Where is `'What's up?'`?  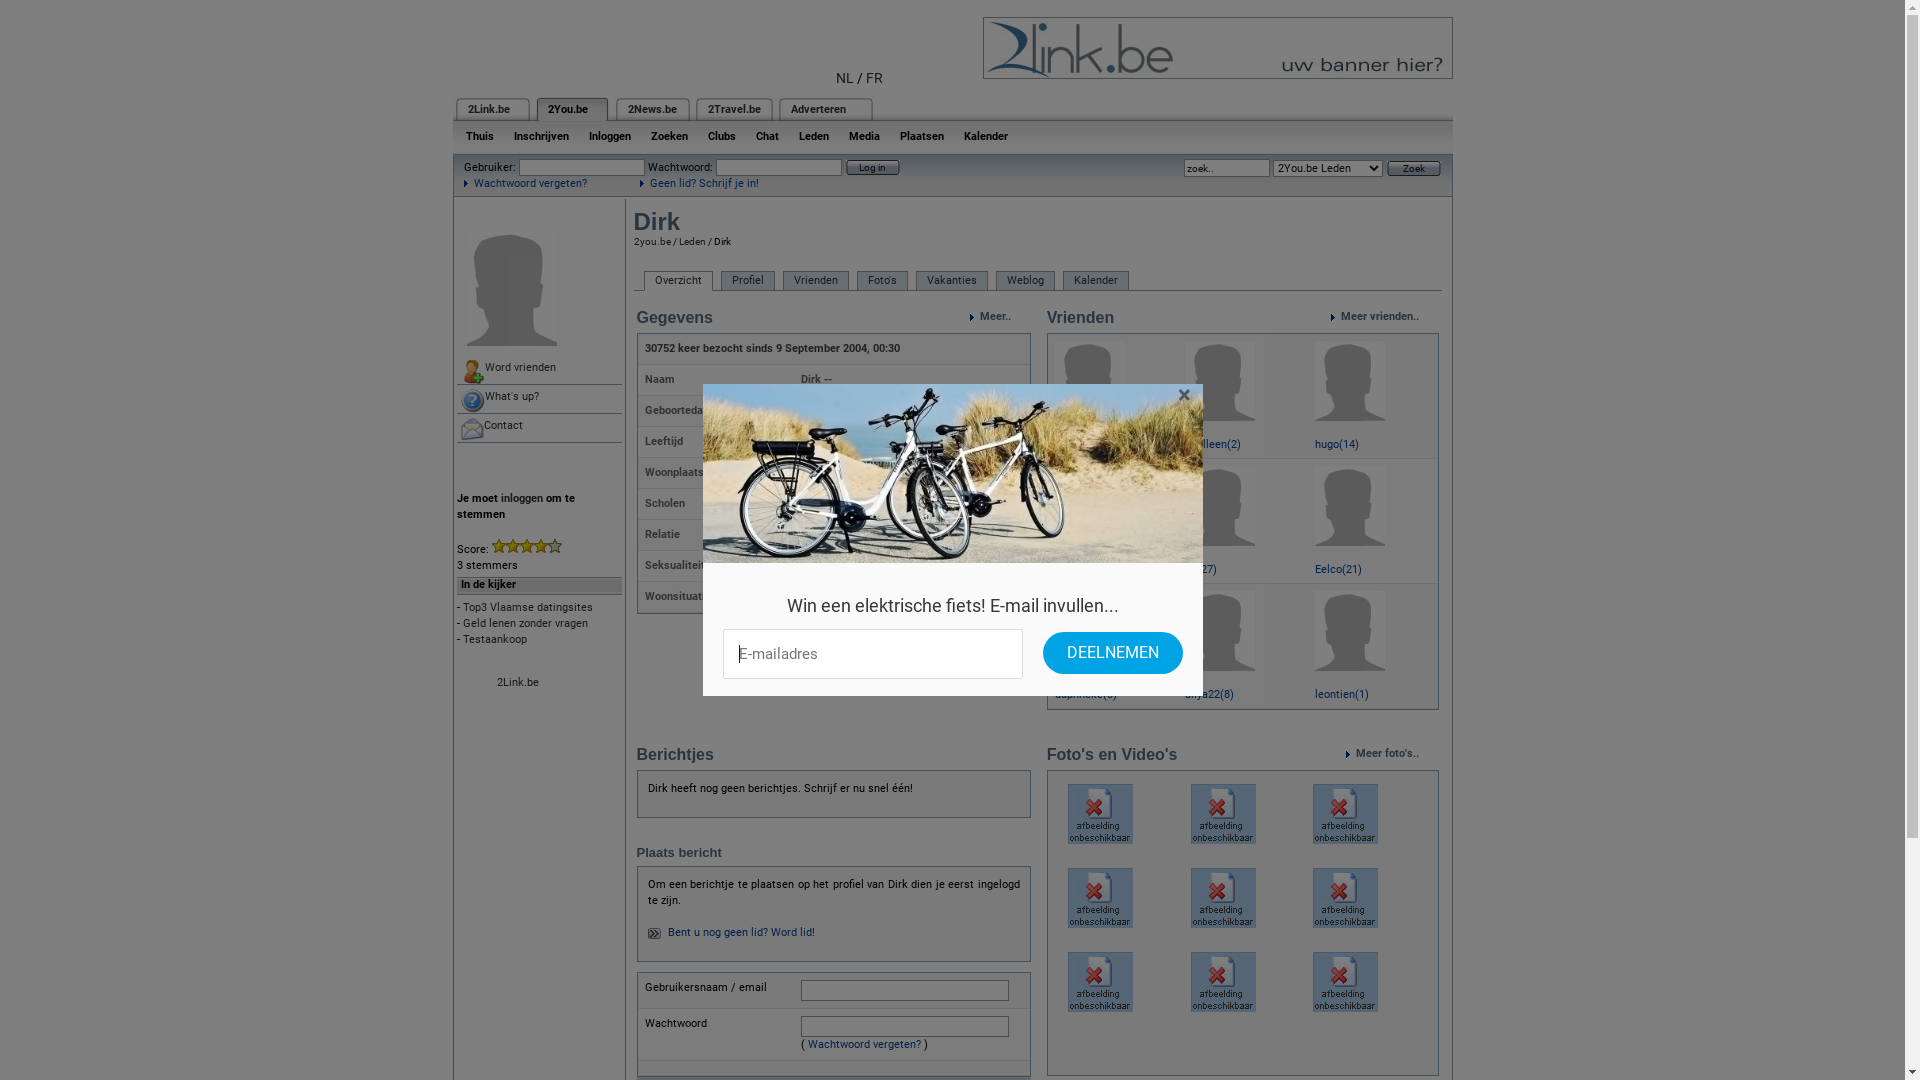
'What's up?' is located at coordinates (538, 399).